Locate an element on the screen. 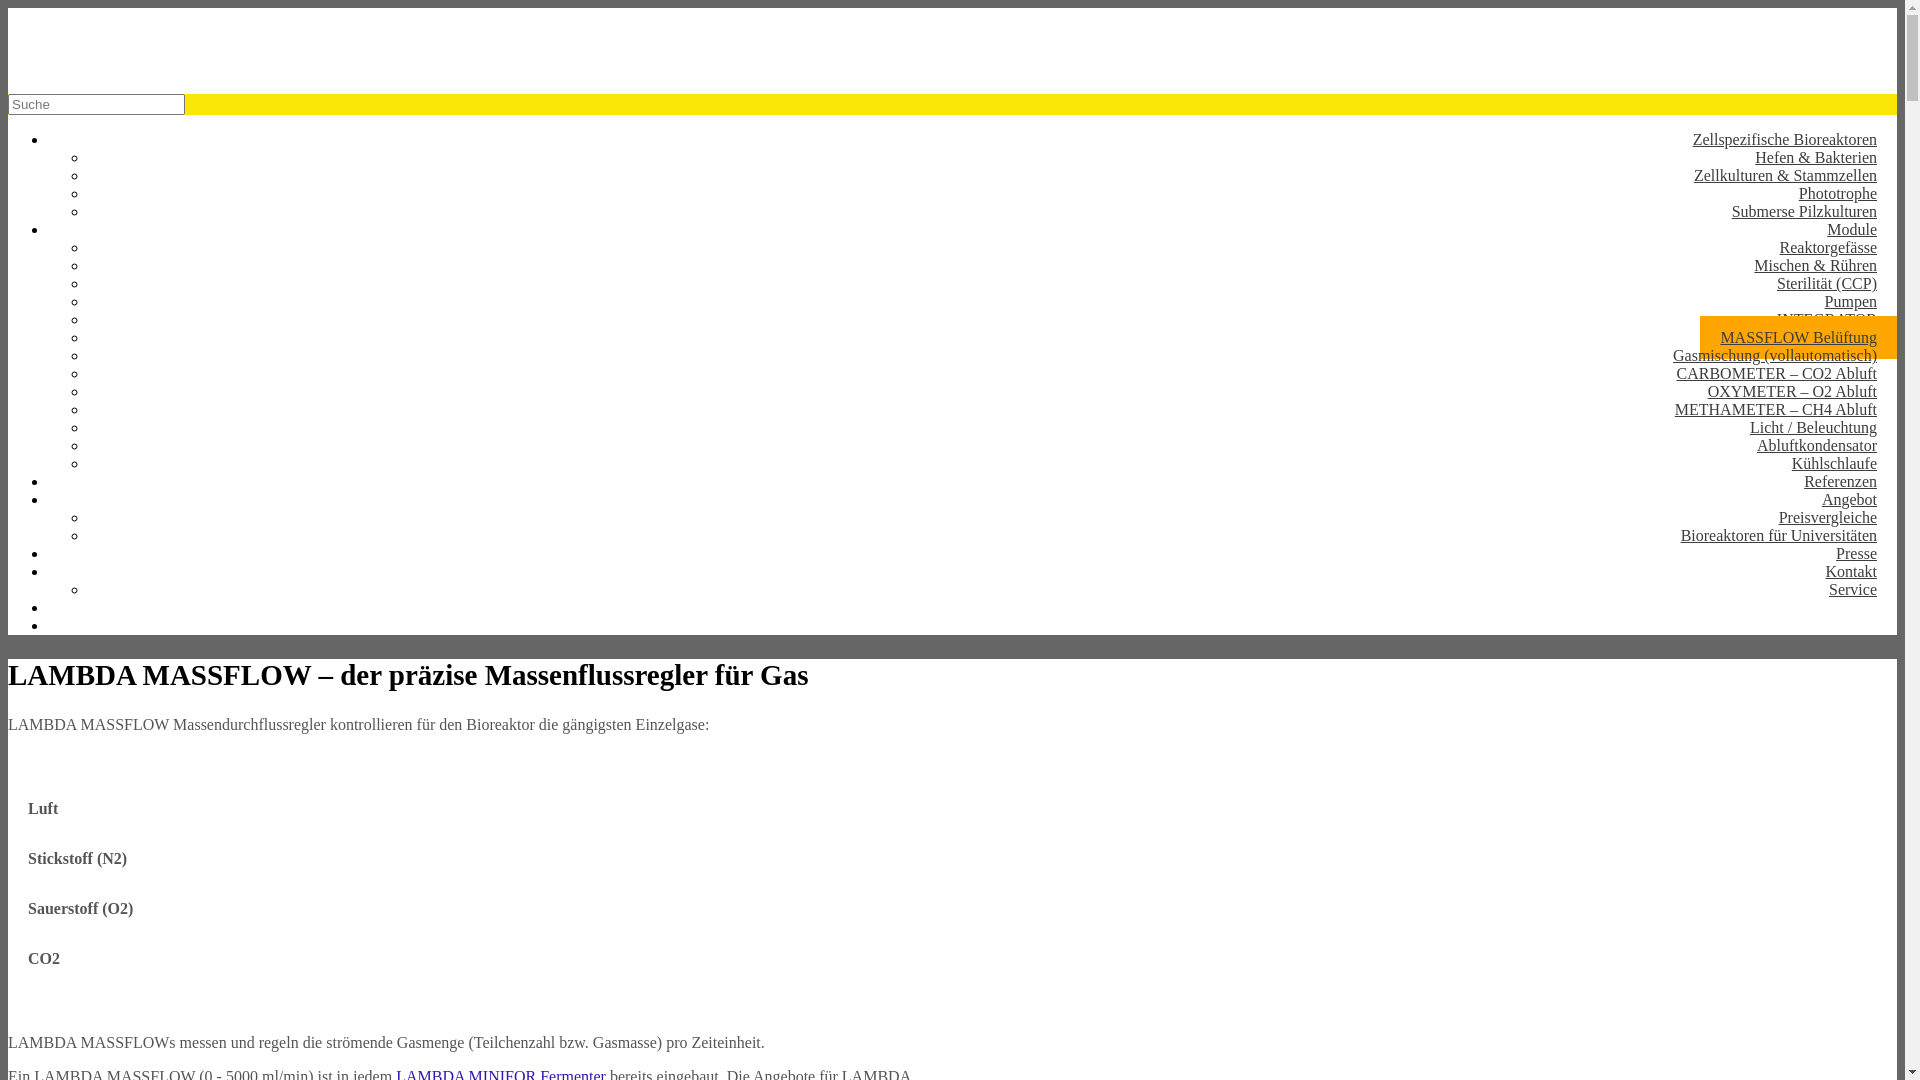 The height and width of the screenshot is (1080, 1920). 'Submerse Pilzkulturen' is located at coordinates (1804, 211).